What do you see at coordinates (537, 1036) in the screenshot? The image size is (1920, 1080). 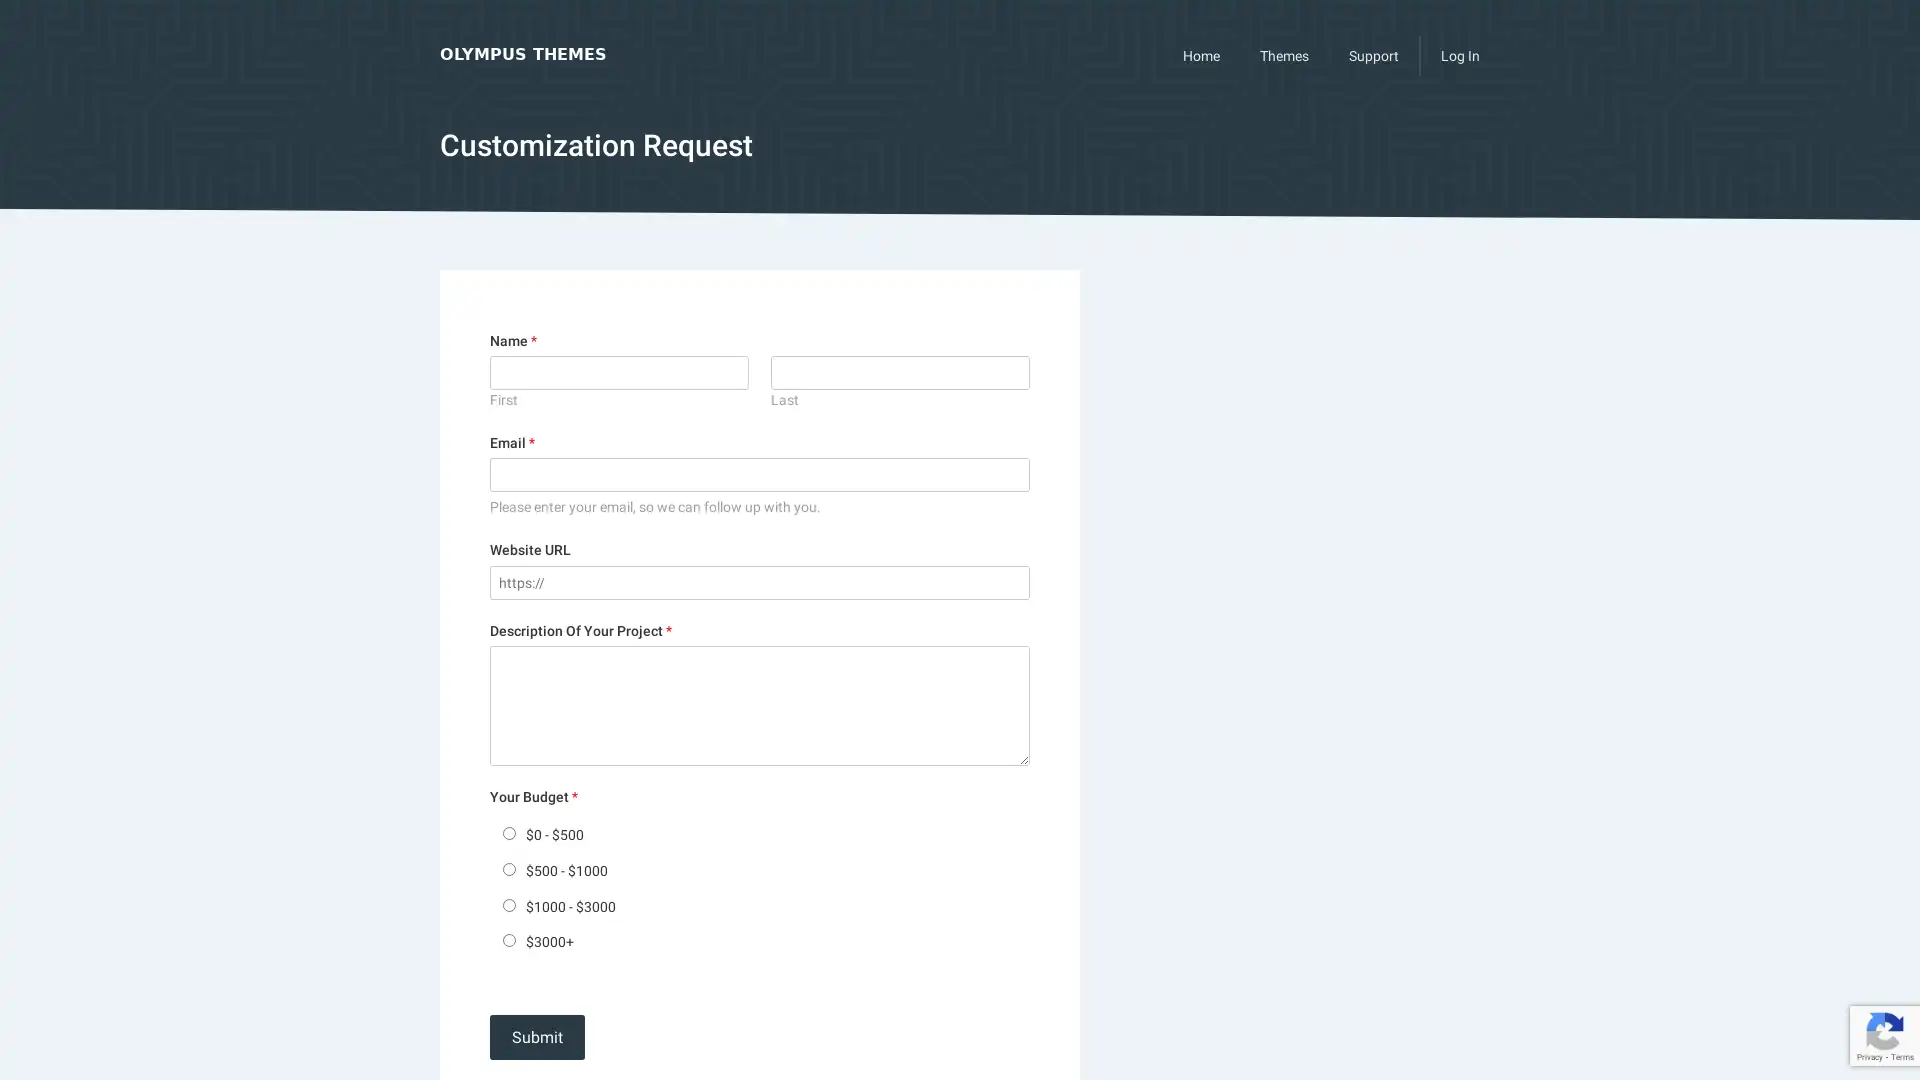 I see `Submit` at bounding box center [537, 1036].